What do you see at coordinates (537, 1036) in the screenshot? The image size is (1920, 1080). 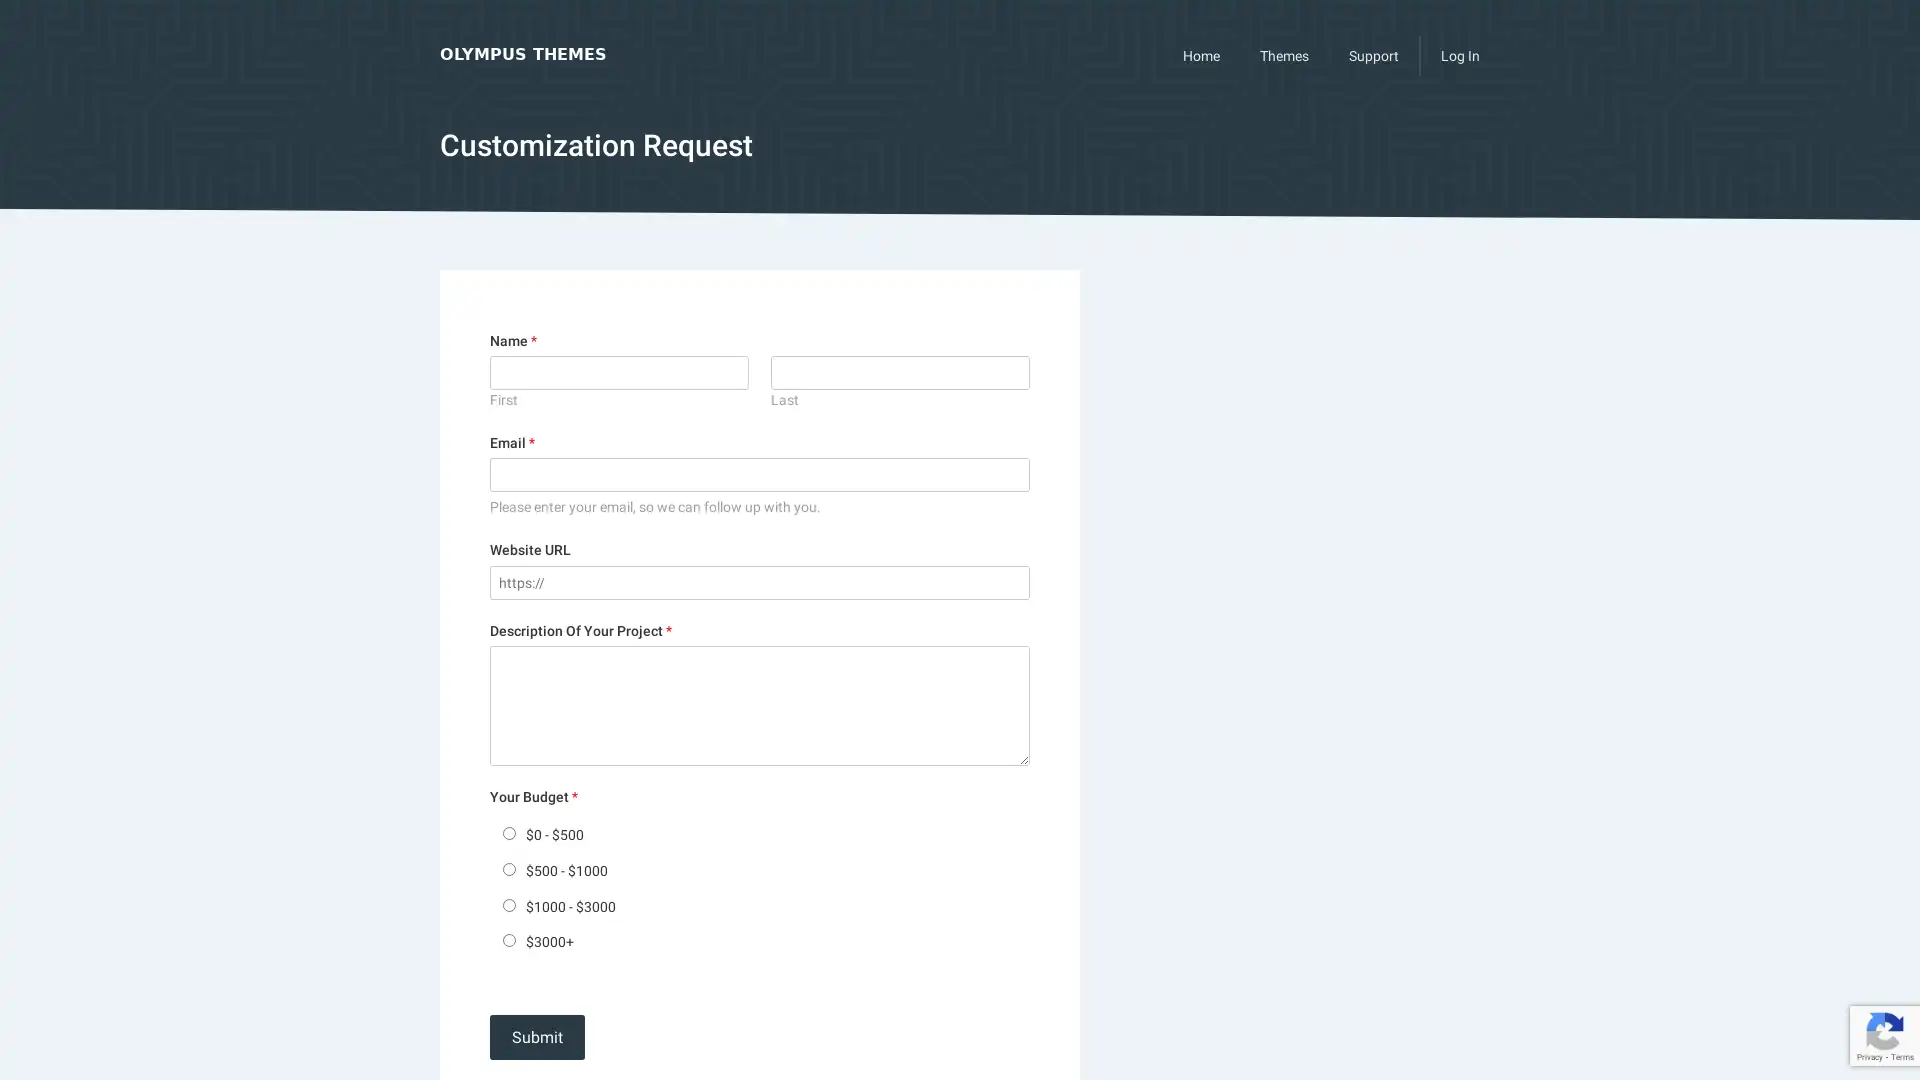 I see `Submit` at bounding box center [537, 1036].